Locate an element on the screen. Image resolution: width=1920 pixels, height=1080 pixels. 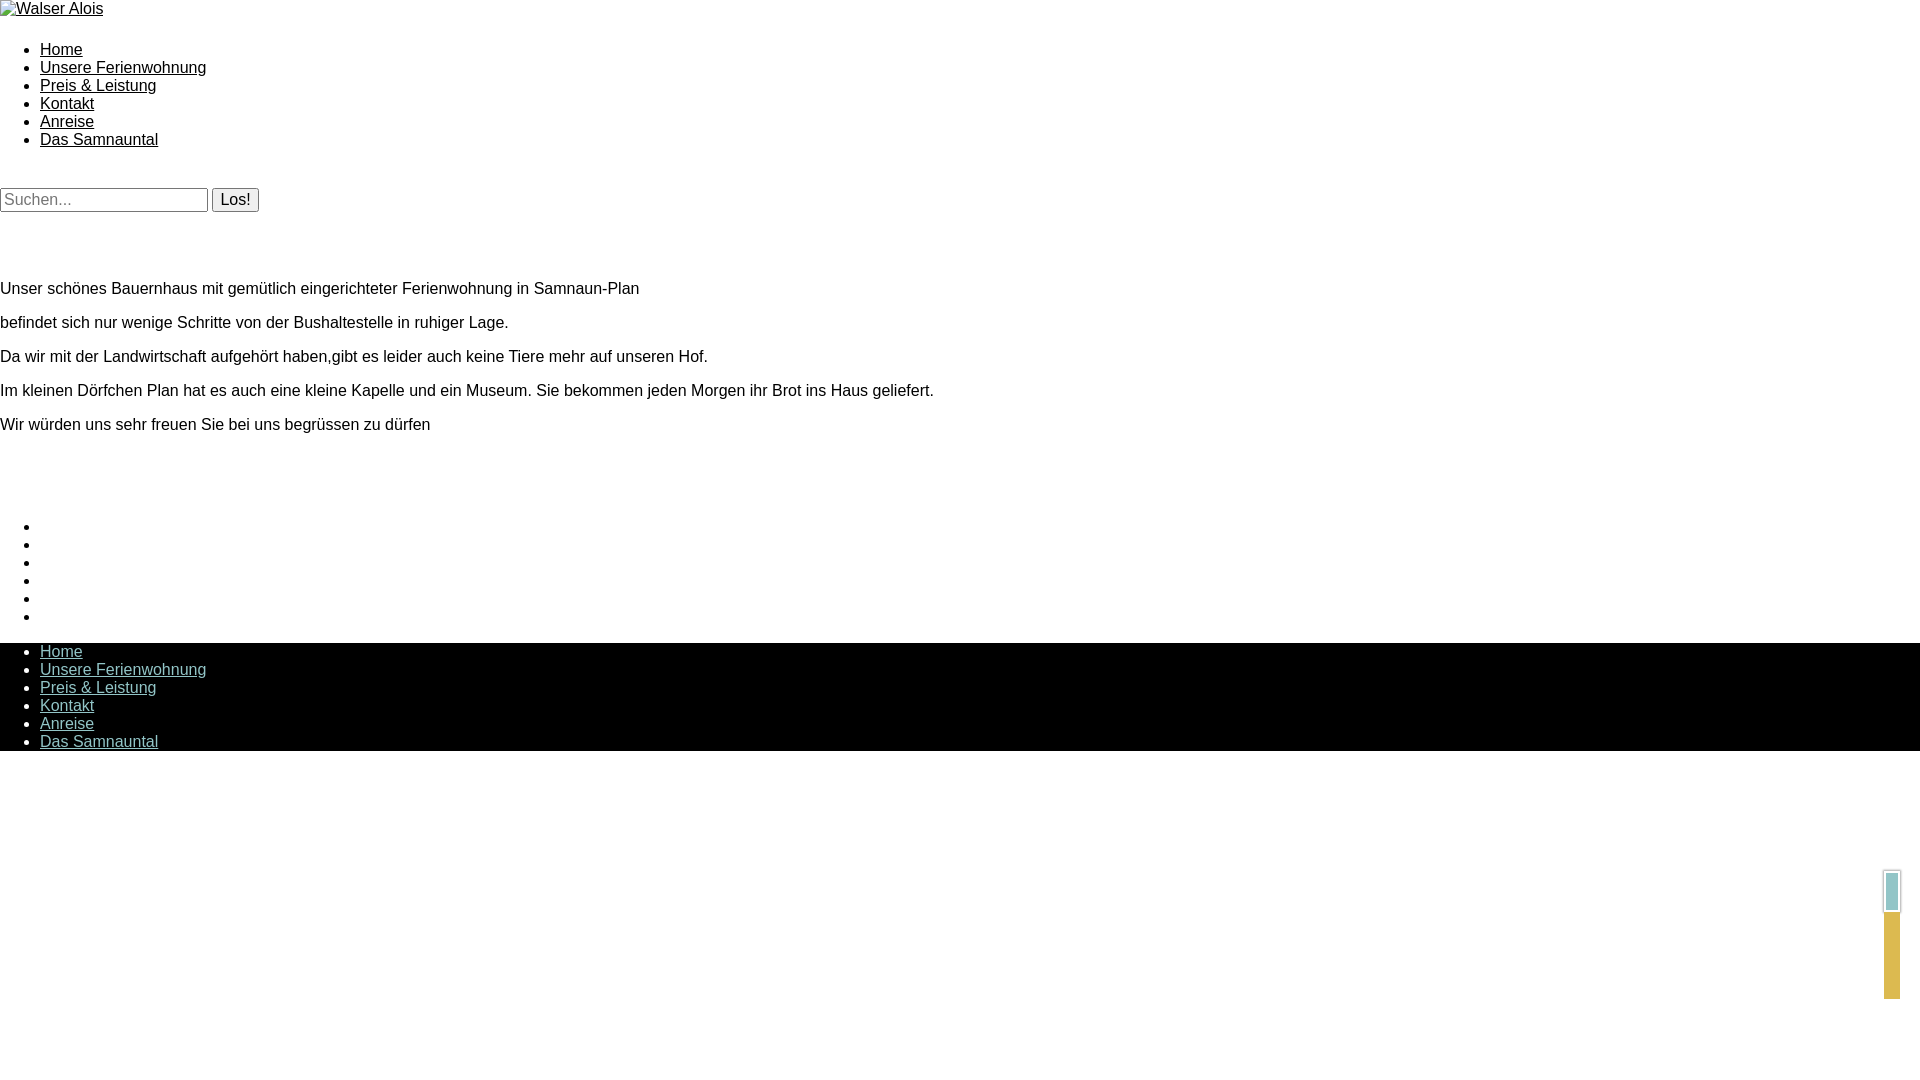
'Los!' is located at coordinates (235, 200).